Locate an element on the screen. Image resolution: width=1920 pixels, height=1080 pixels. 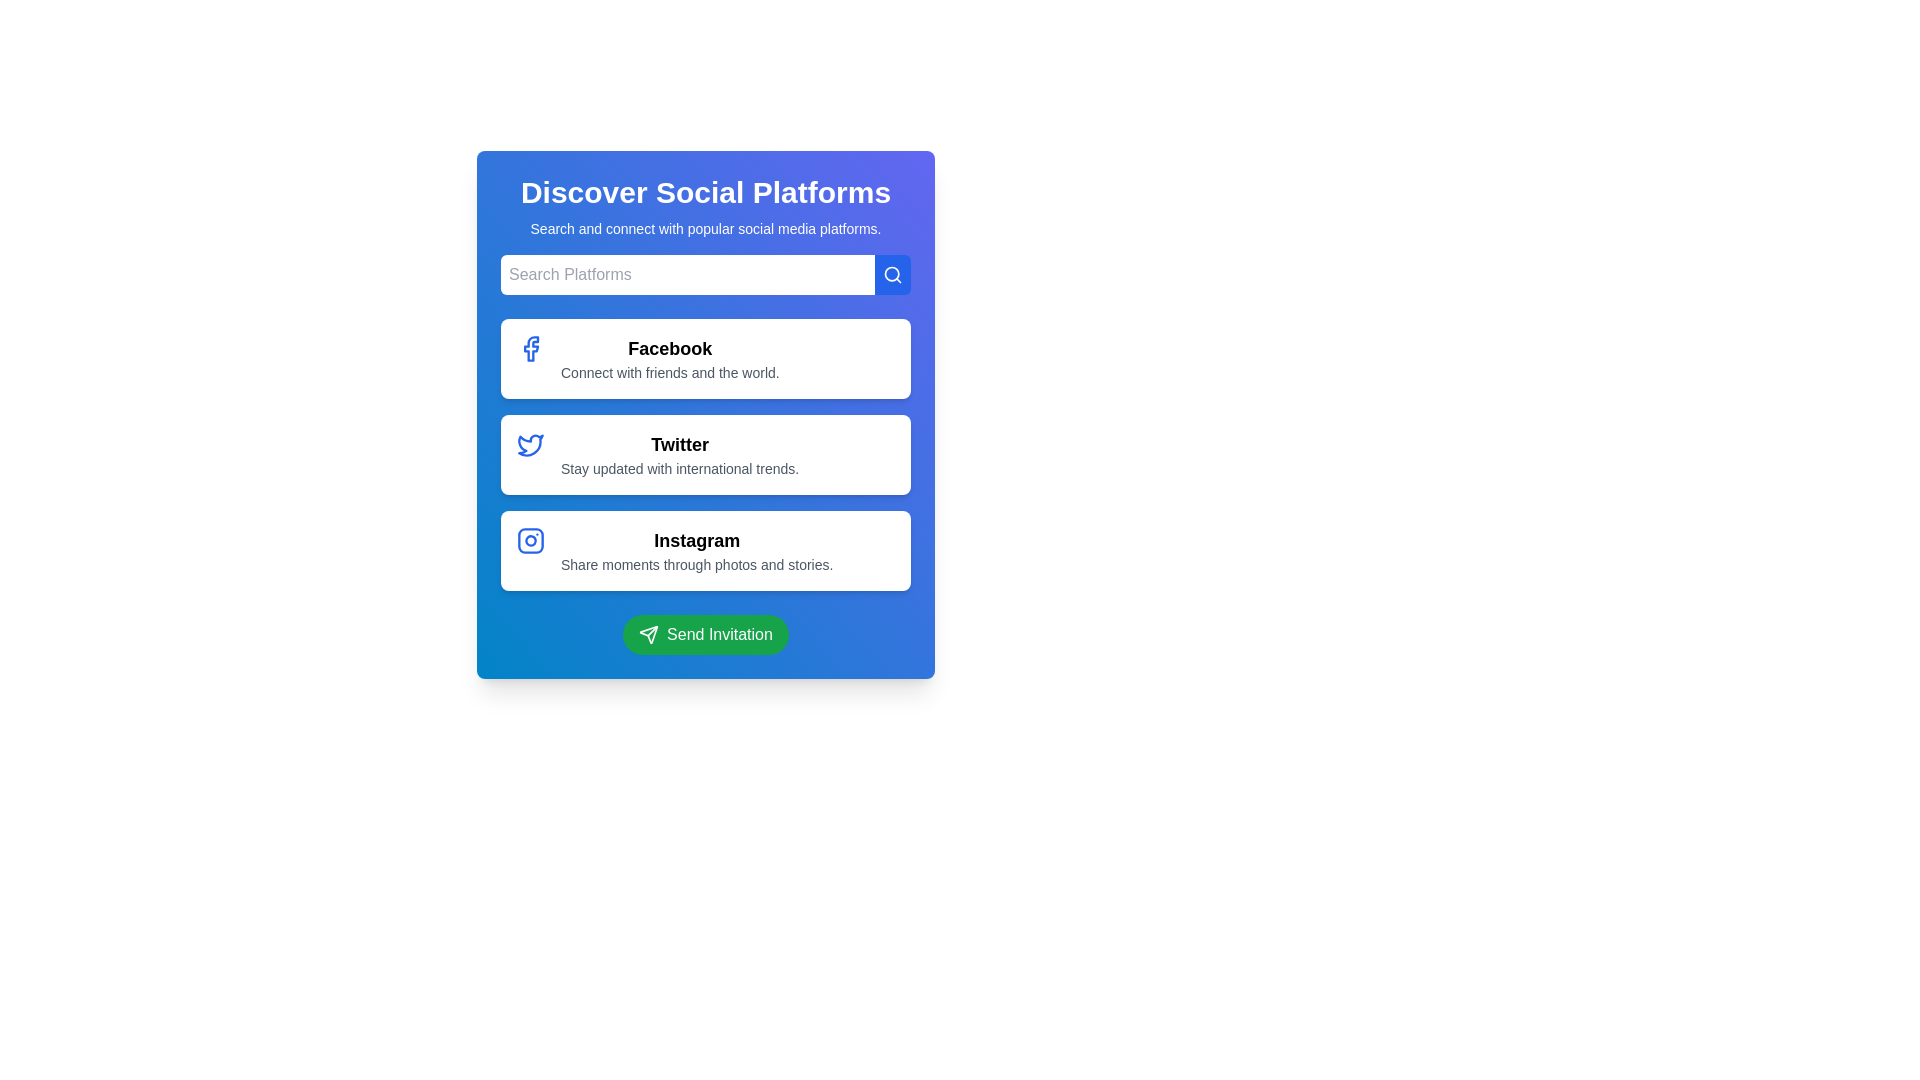
the Text block with title and subtitle at the top section of the card is located at coordinates (705, 207).